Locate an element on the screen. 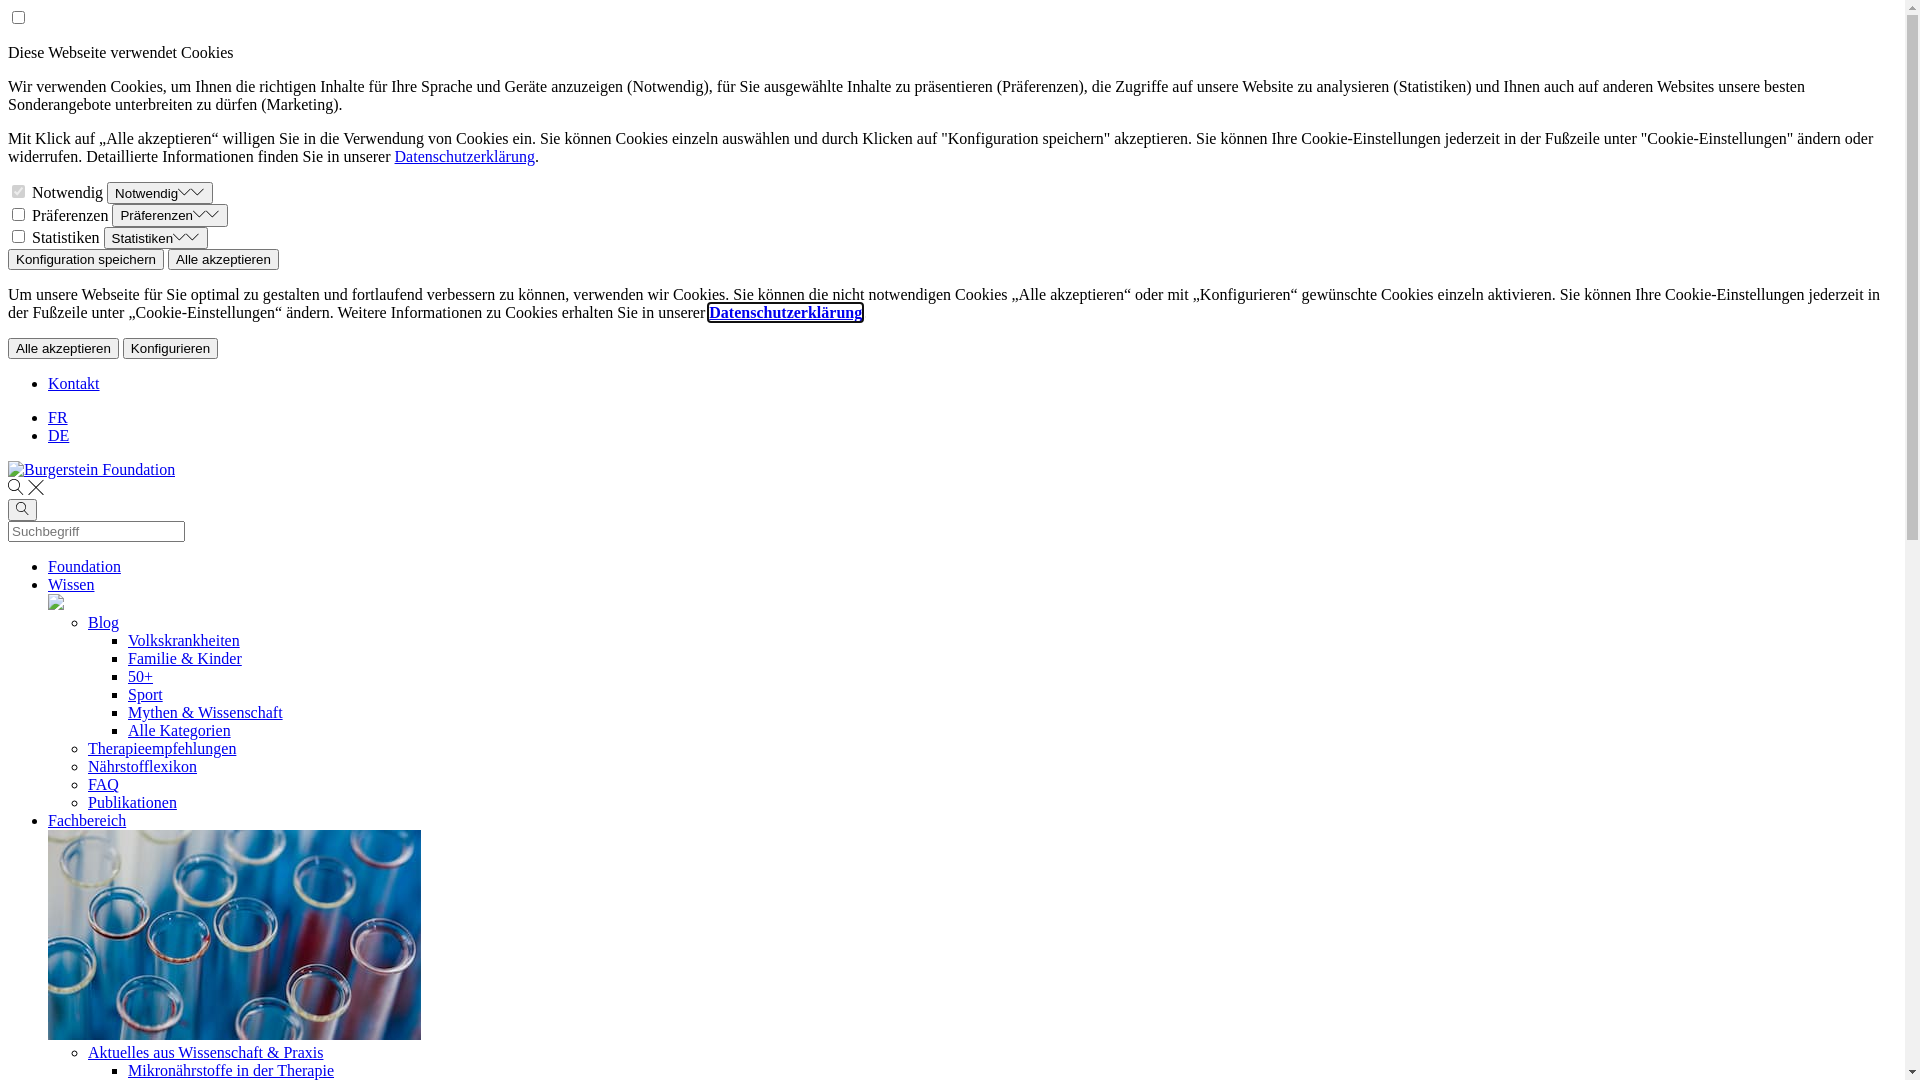 The width and height of the screenshot is (1920, 1080). 'Mythen & Wissenschaft' is located at coordinates (127, 711).